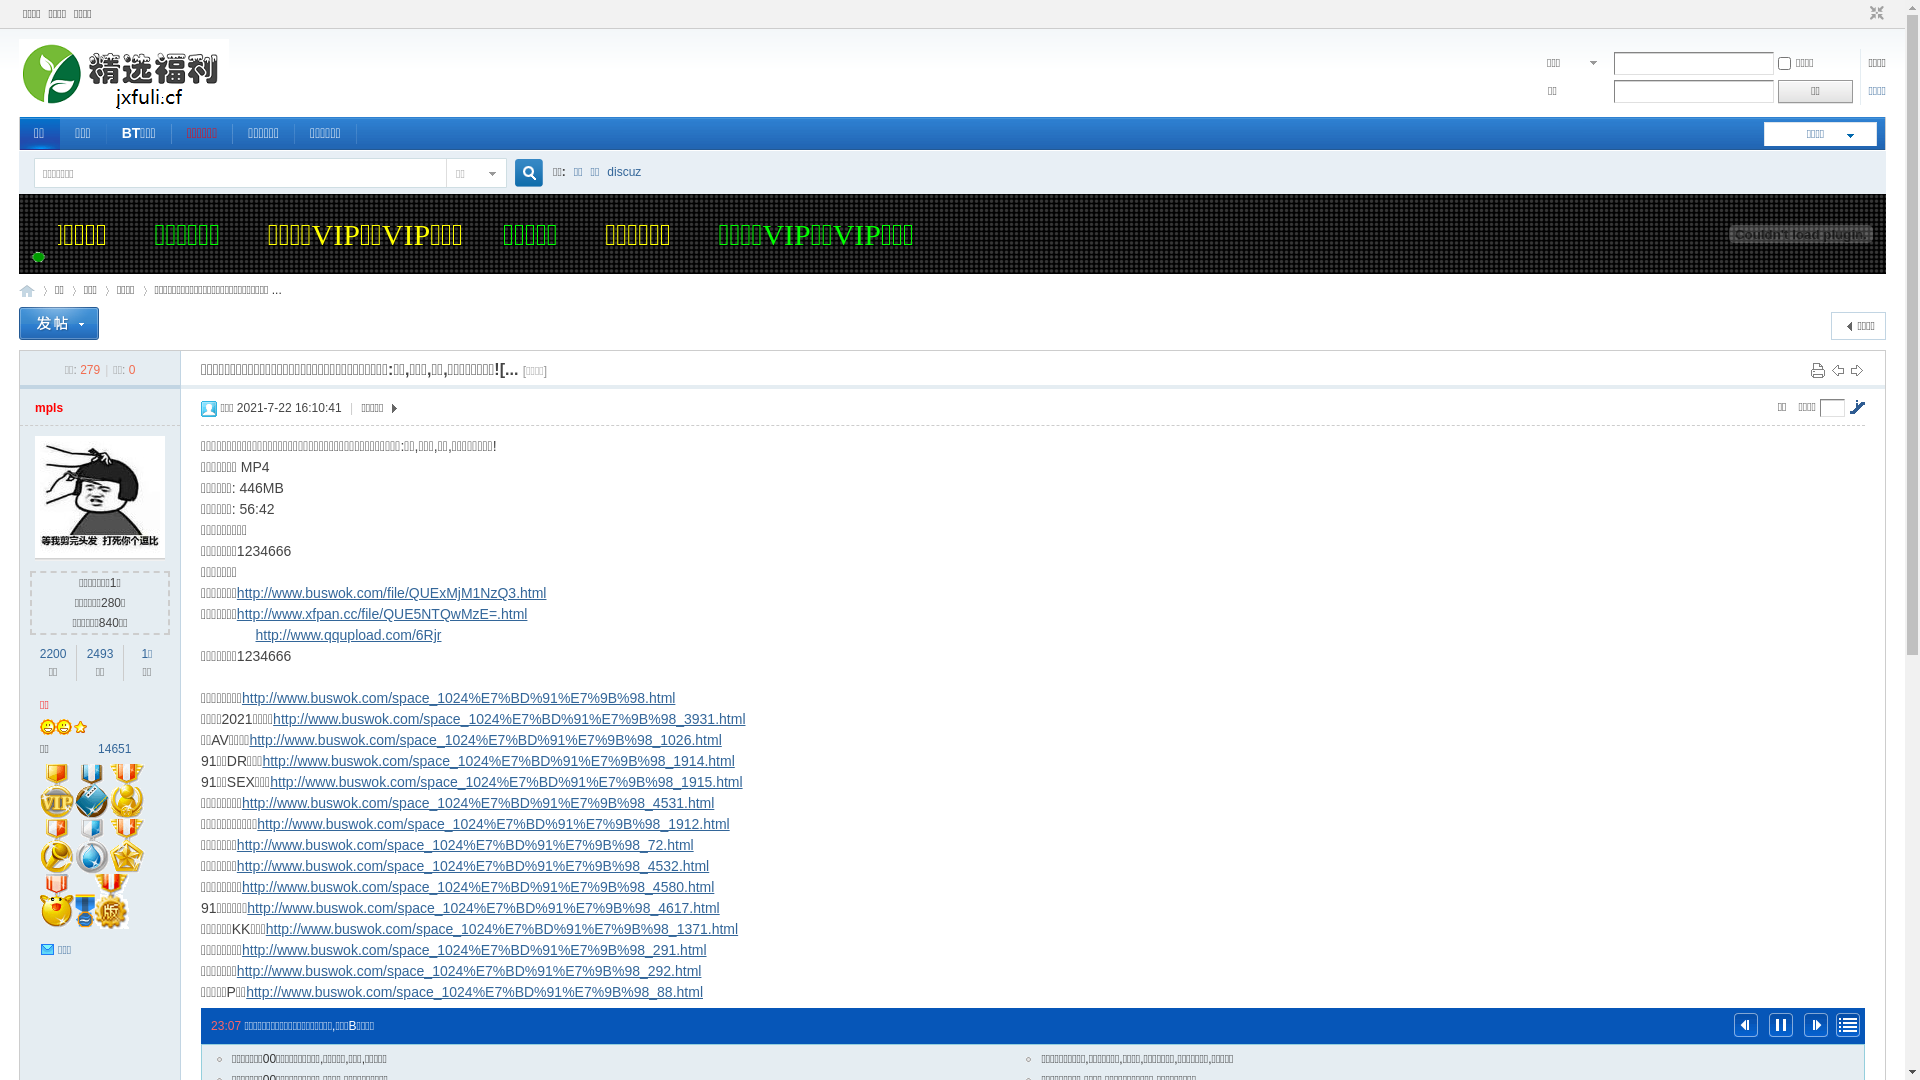 Image resolution: width=1920 pixels, height=1080 pixels. Describe the element at coordinates (468, 970) in the screenshot. I see `'http://www.buswok.com/space_1024%E7%BD%91%E7%9B%98_292.html'` at that location.